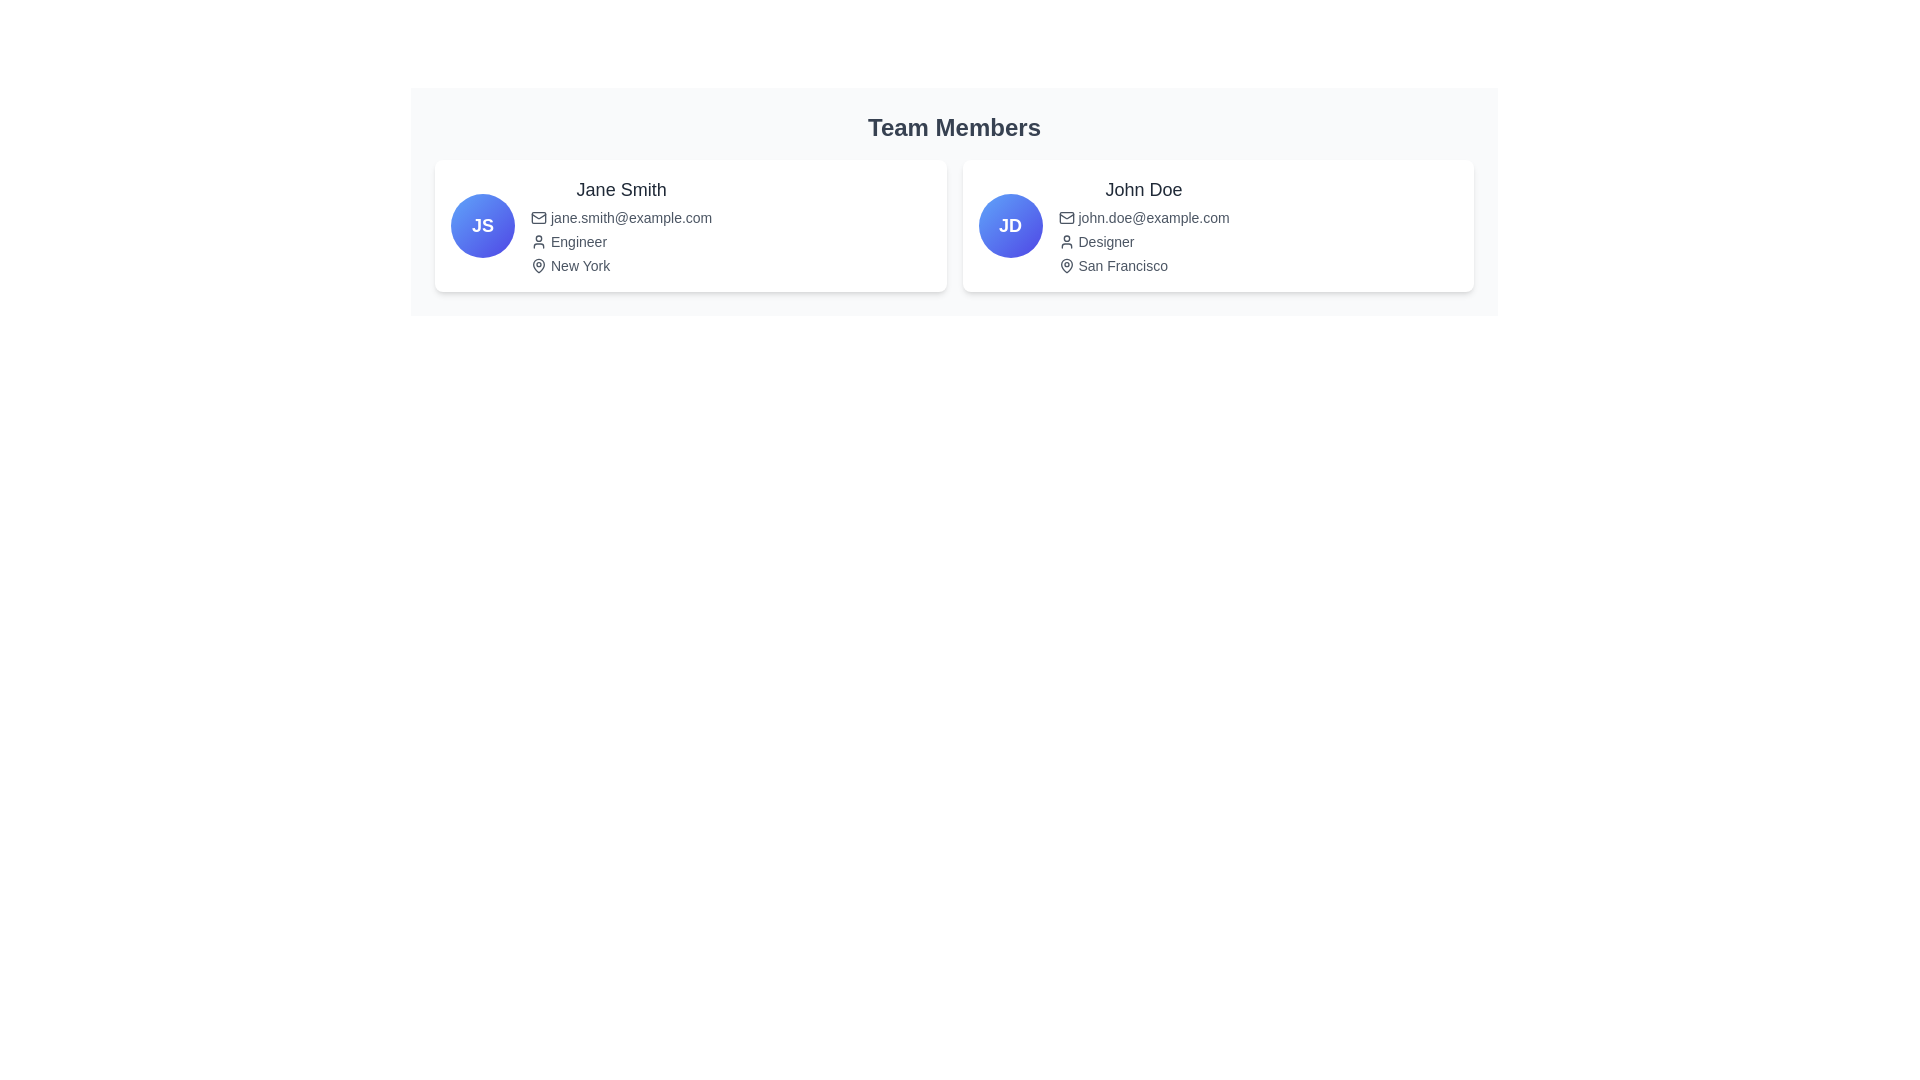 The image size is (1920, 1080). Describe the element at coordinates (538, 218) in the screenshot. I see `the email icon located immediately to the left of the text 'jane.smith@example.com'` at that location.